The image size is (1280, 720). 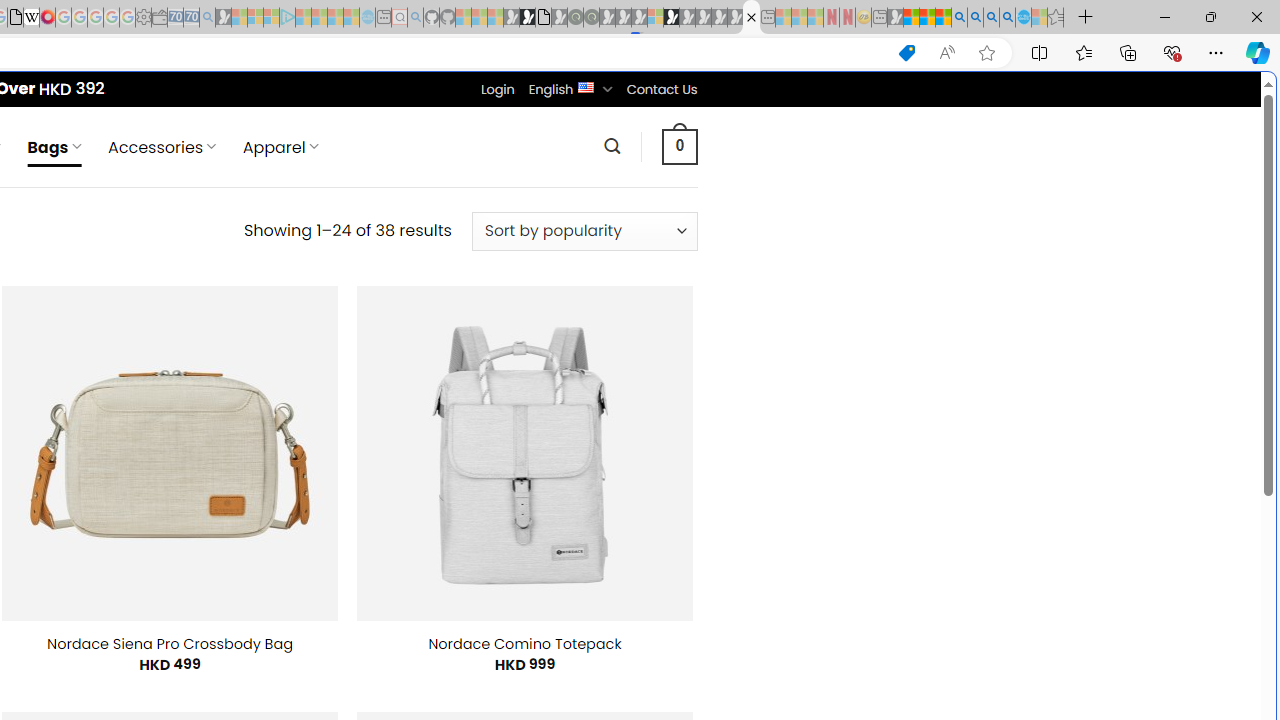 I want to click on 'Shop order', so click(x=583, y=230).